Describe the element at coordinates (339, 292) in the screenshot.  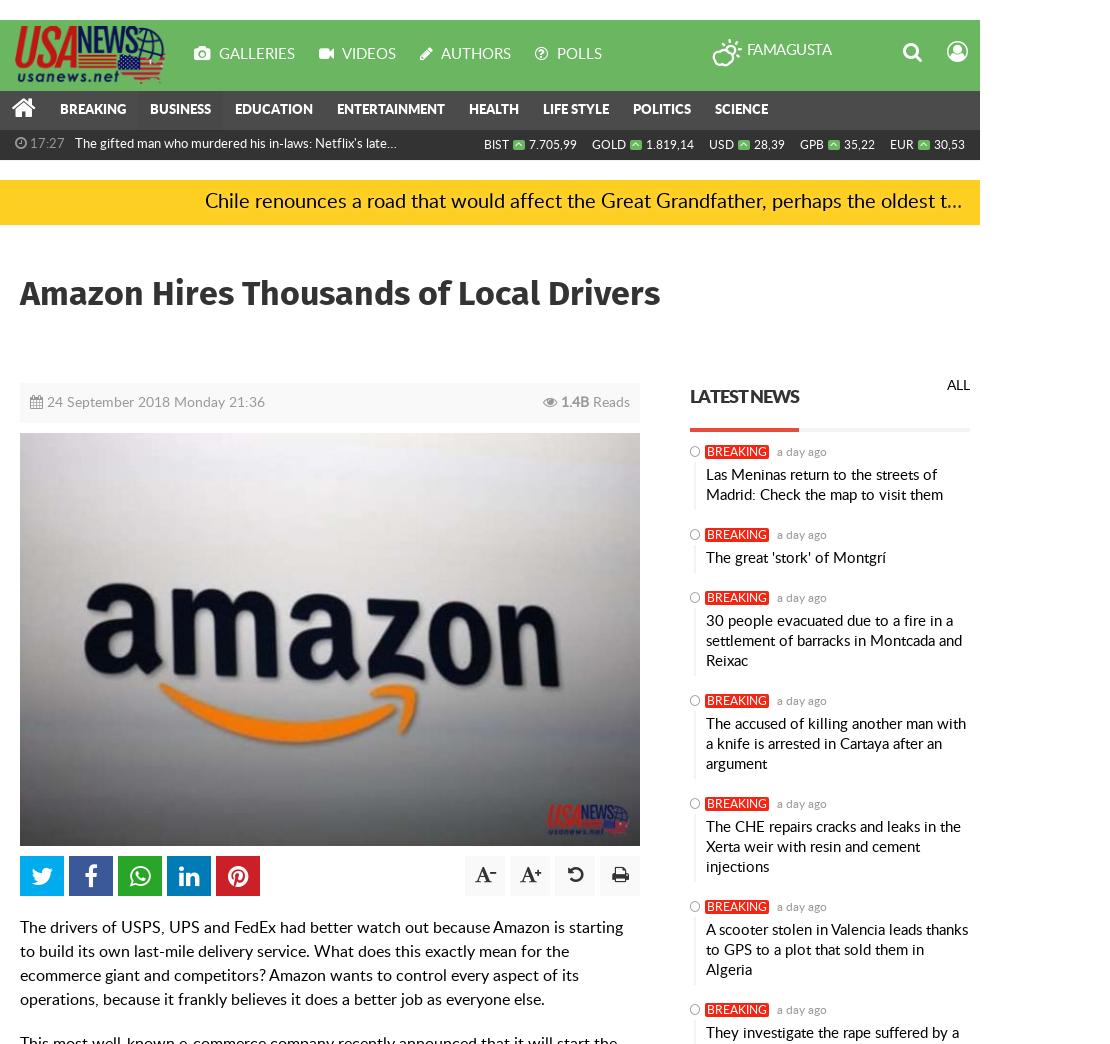
I see `'Amazon Hires Thousands of Local Drivers'` at that location.